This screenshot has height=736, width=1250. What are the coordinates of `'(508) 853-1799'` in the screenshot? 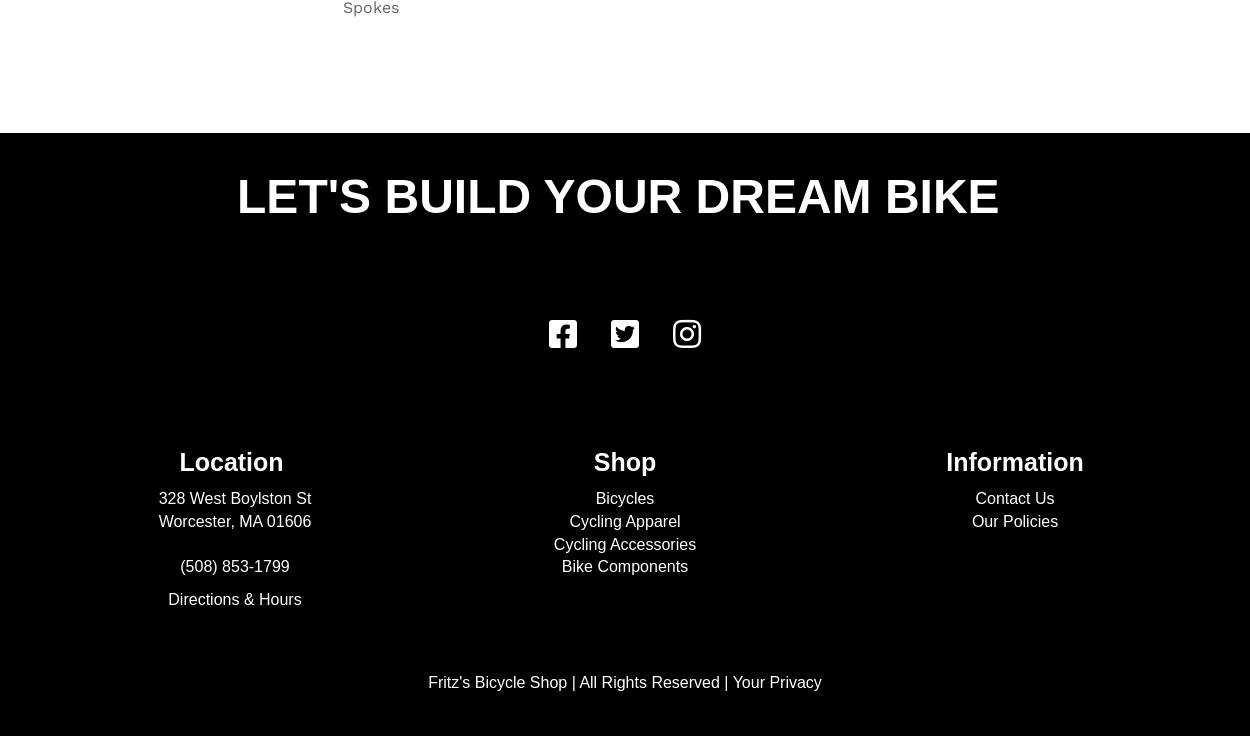 It's located at (233, 564).